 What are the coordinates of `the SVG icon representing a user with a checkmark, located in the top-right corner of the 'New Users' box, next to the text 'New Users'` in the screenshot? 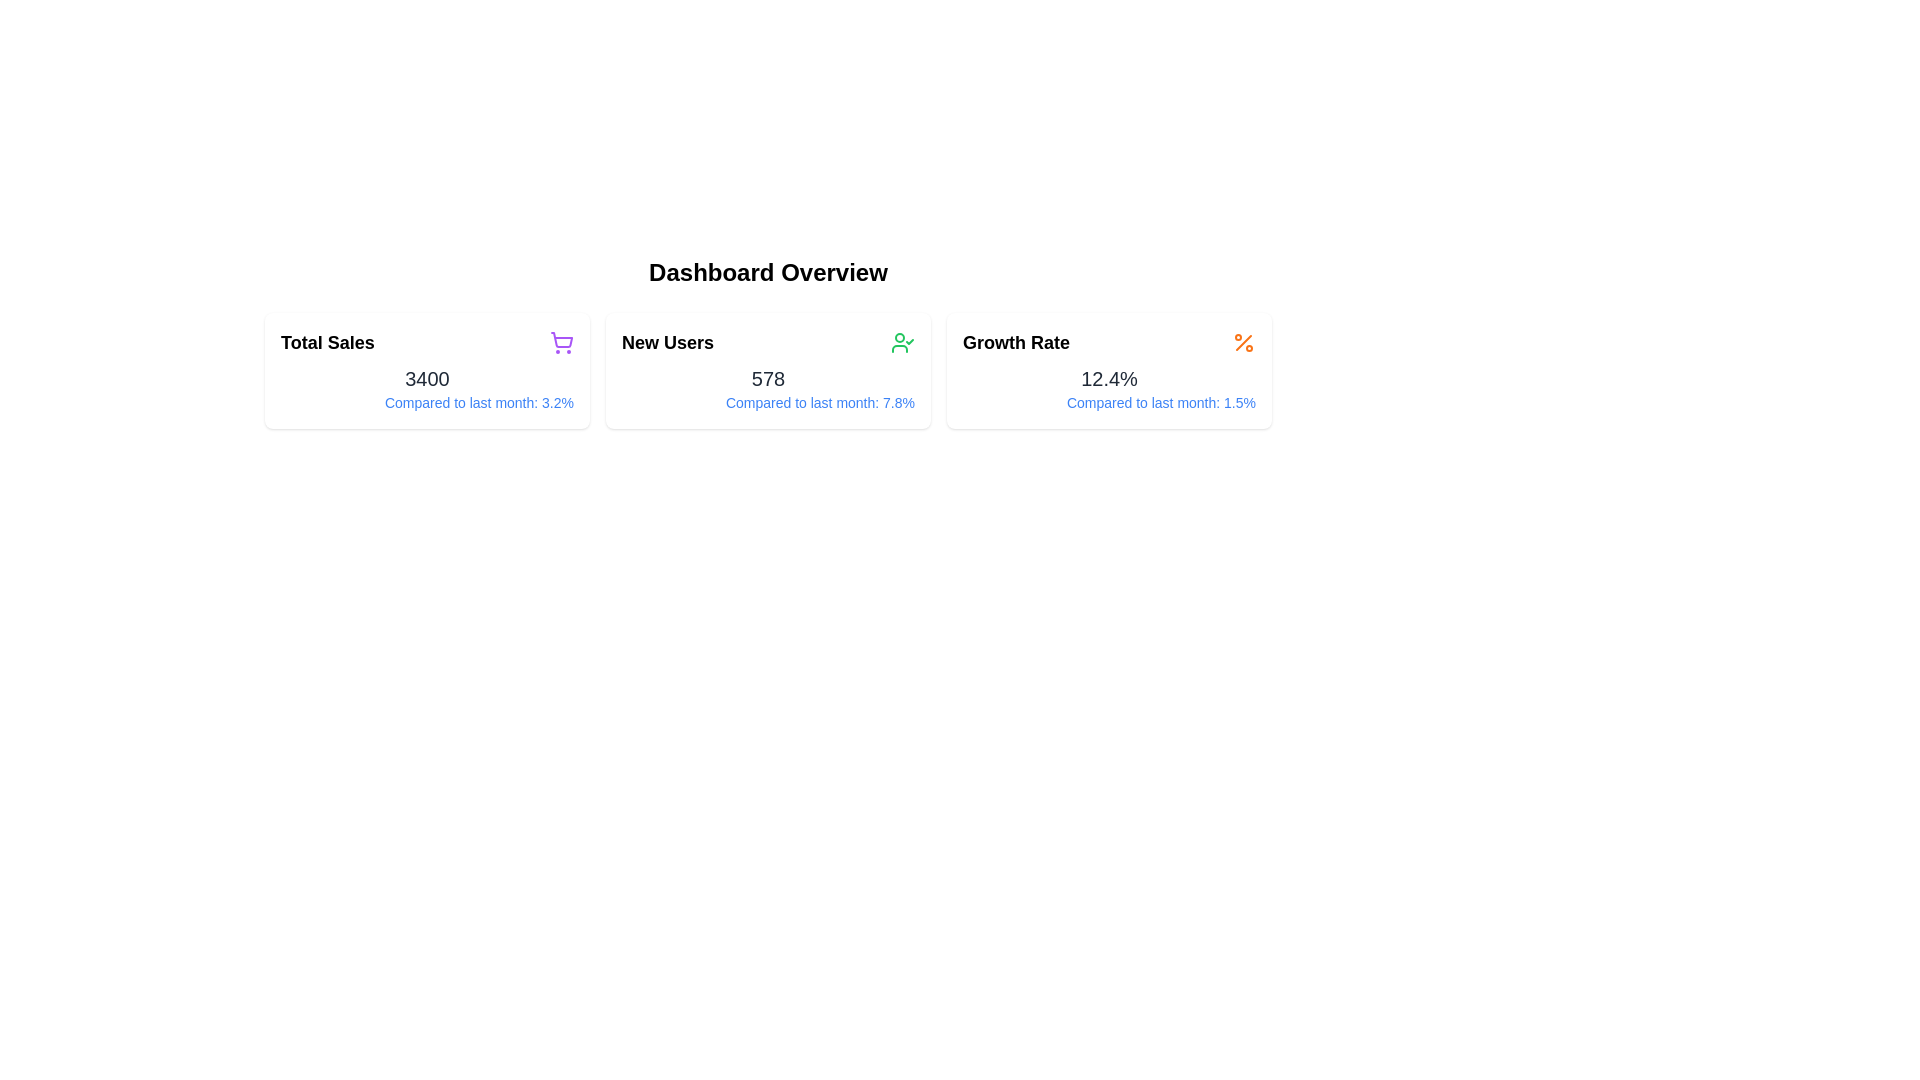 It's located at (901, 342).